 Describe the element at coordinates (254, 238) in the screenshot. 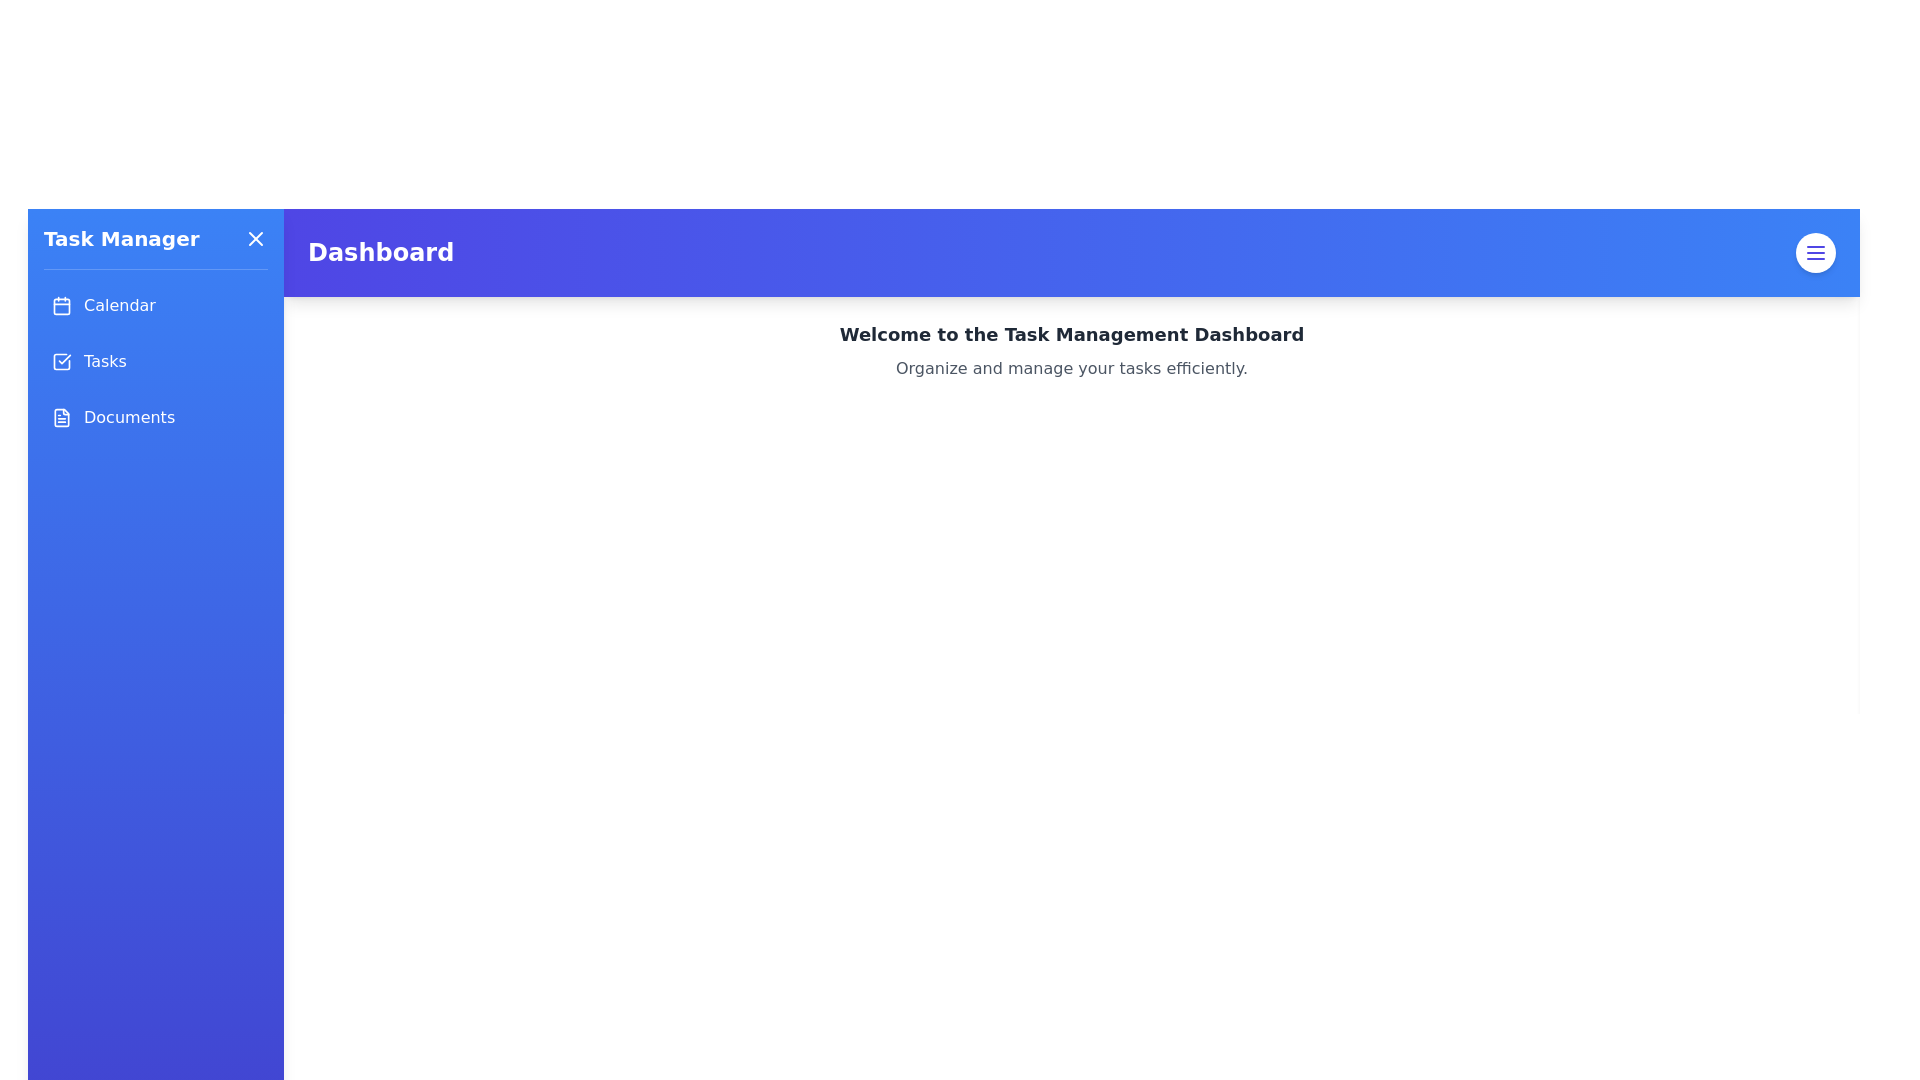

I see `the button located in the top-right corner of the 'Task Manager' header section` at that location.